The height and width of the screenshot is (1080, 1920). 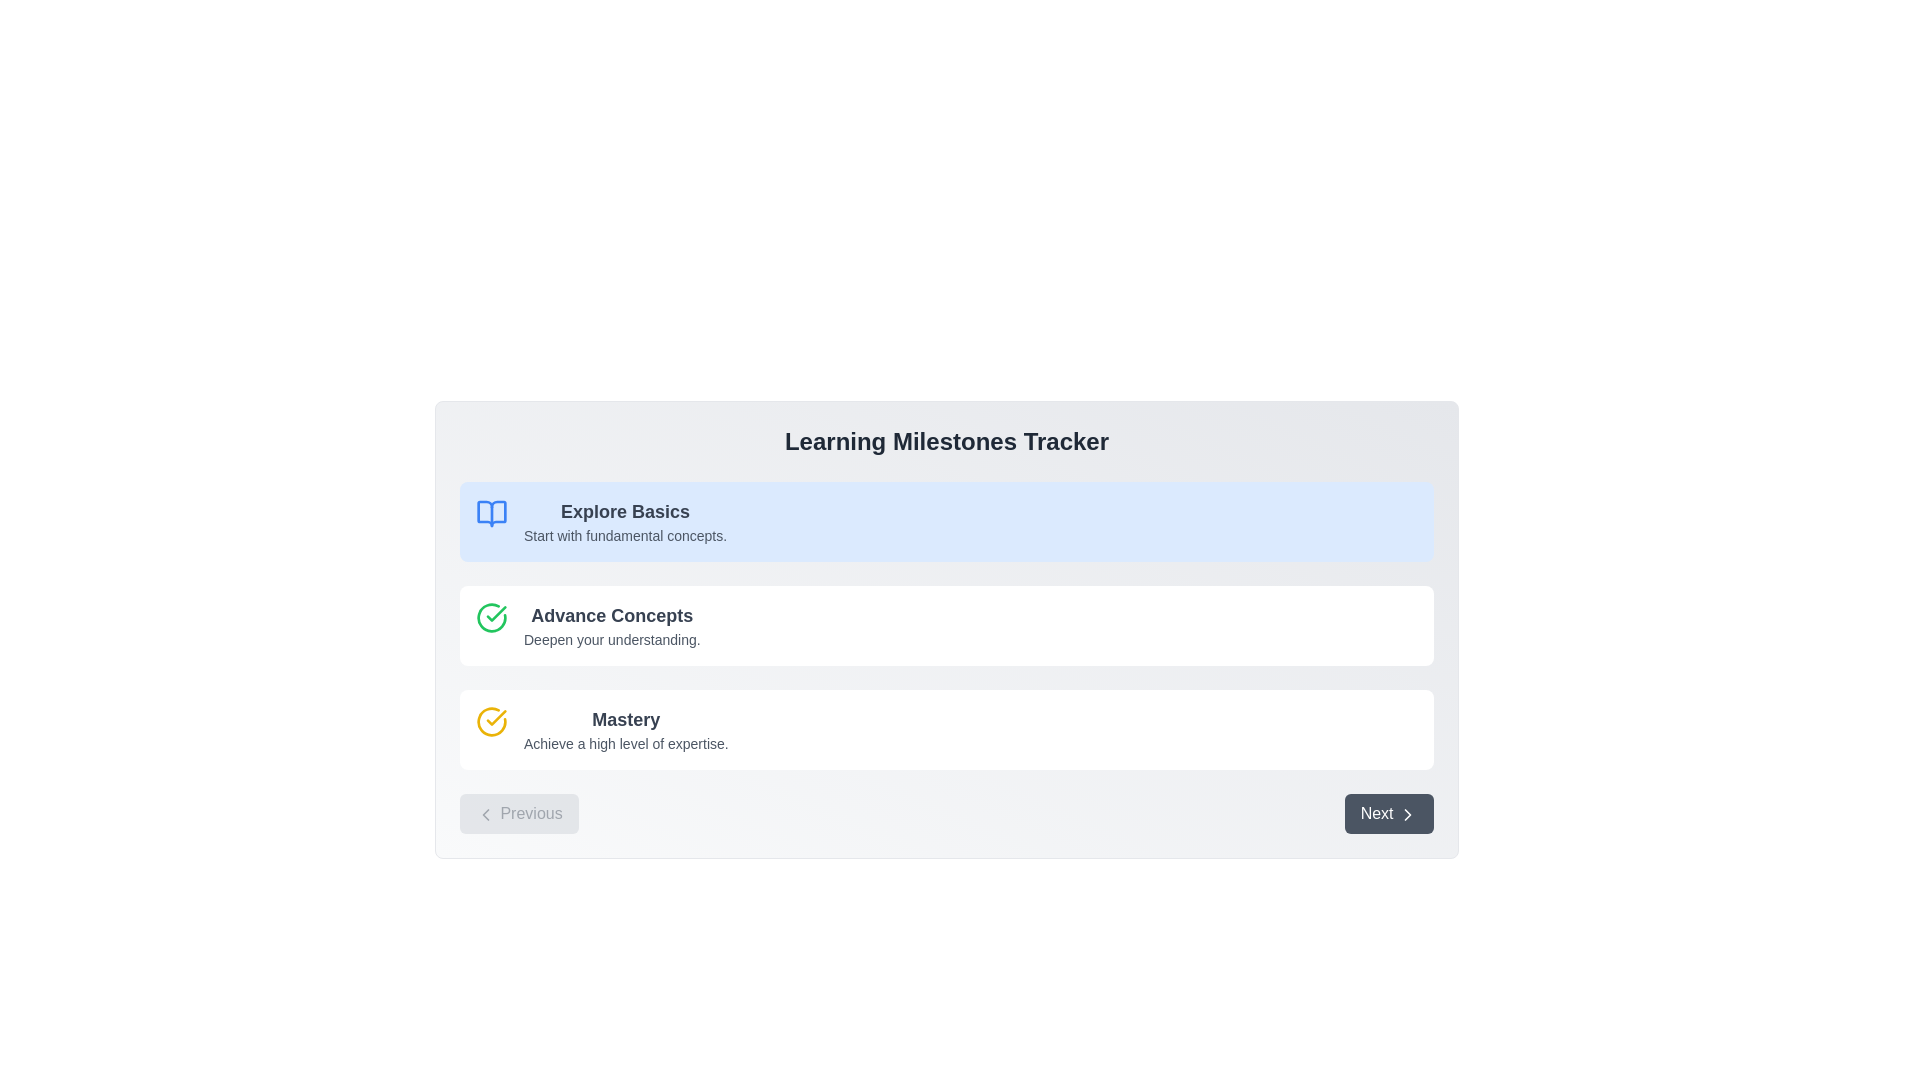 I want to click on the right-facing chevron icon located within the 'Next' button at the bottom-right corner of the interface, so click(x=1406, y=813).